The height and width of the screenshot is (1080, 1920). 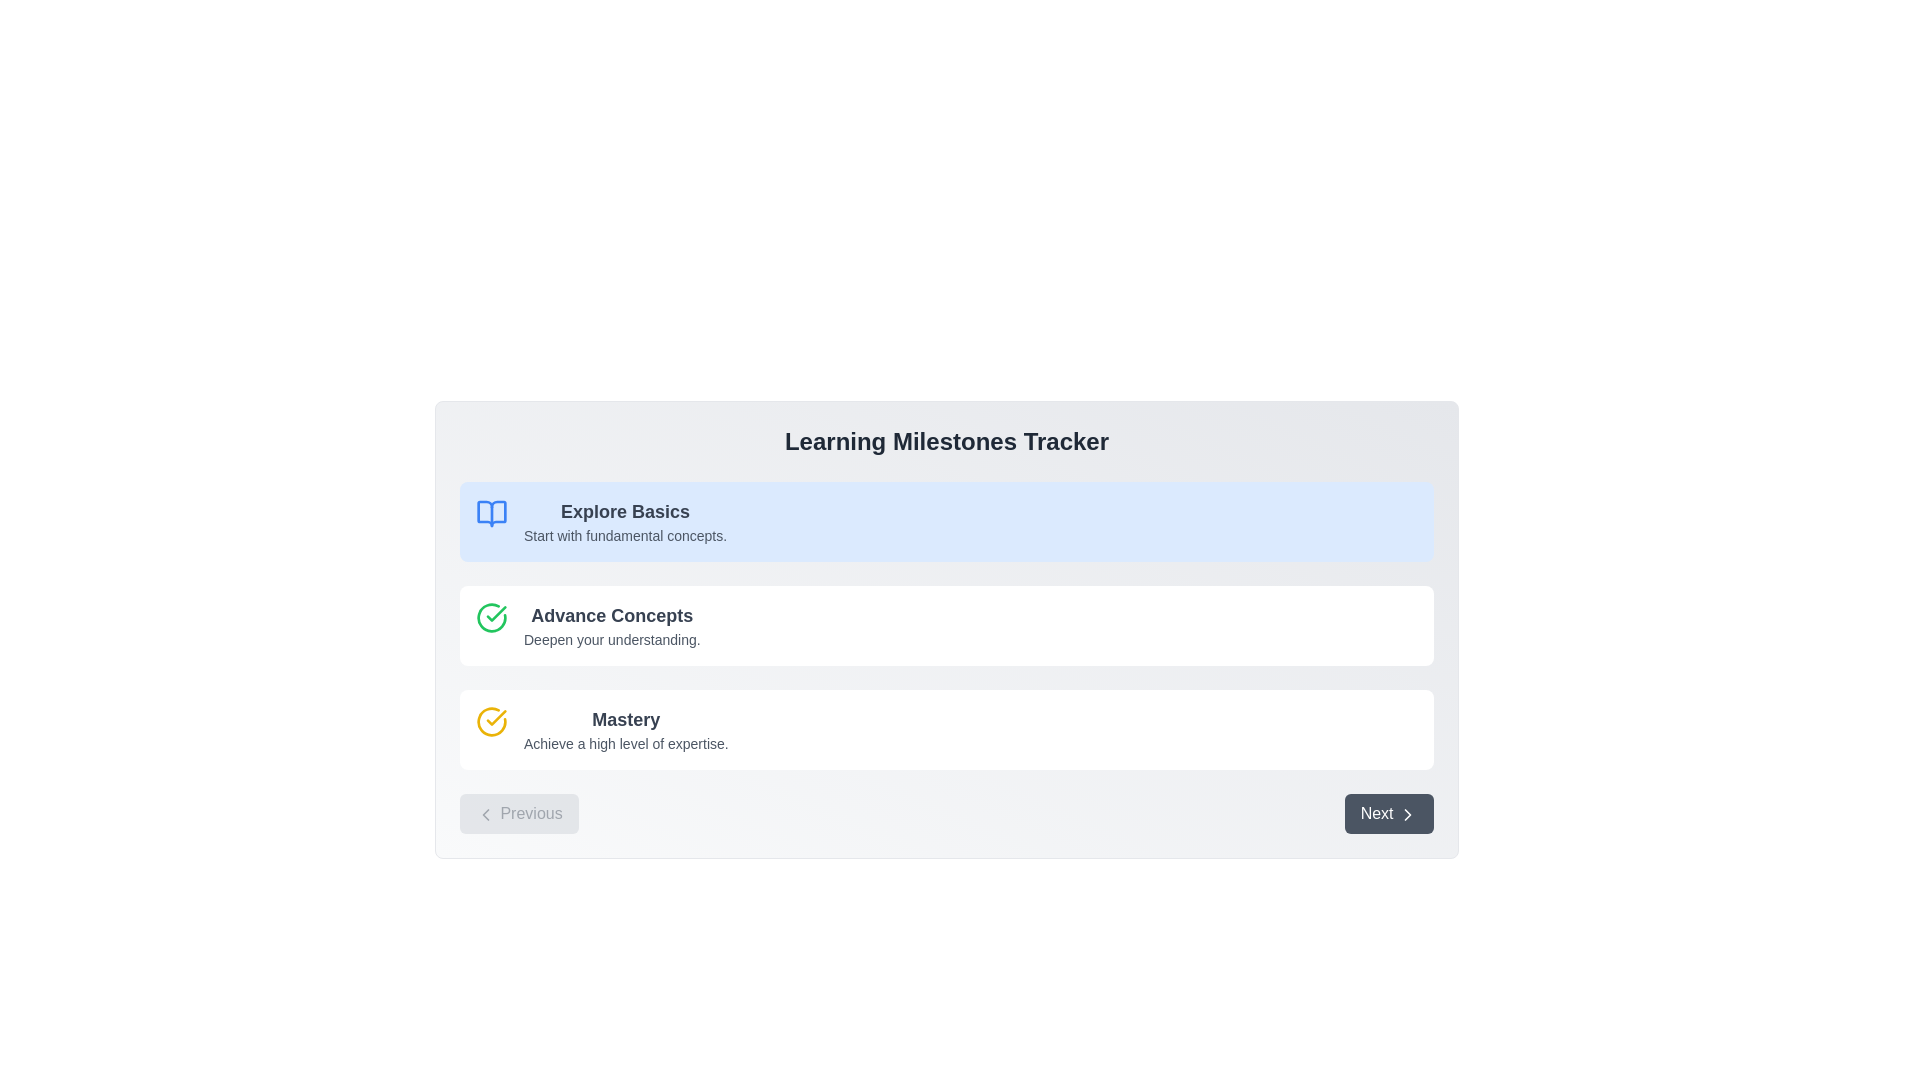 I want to click on the right-facing chevron icon located within the 'Next' button at the bottom-right corner of the interface, so click(x=1406, y=813).